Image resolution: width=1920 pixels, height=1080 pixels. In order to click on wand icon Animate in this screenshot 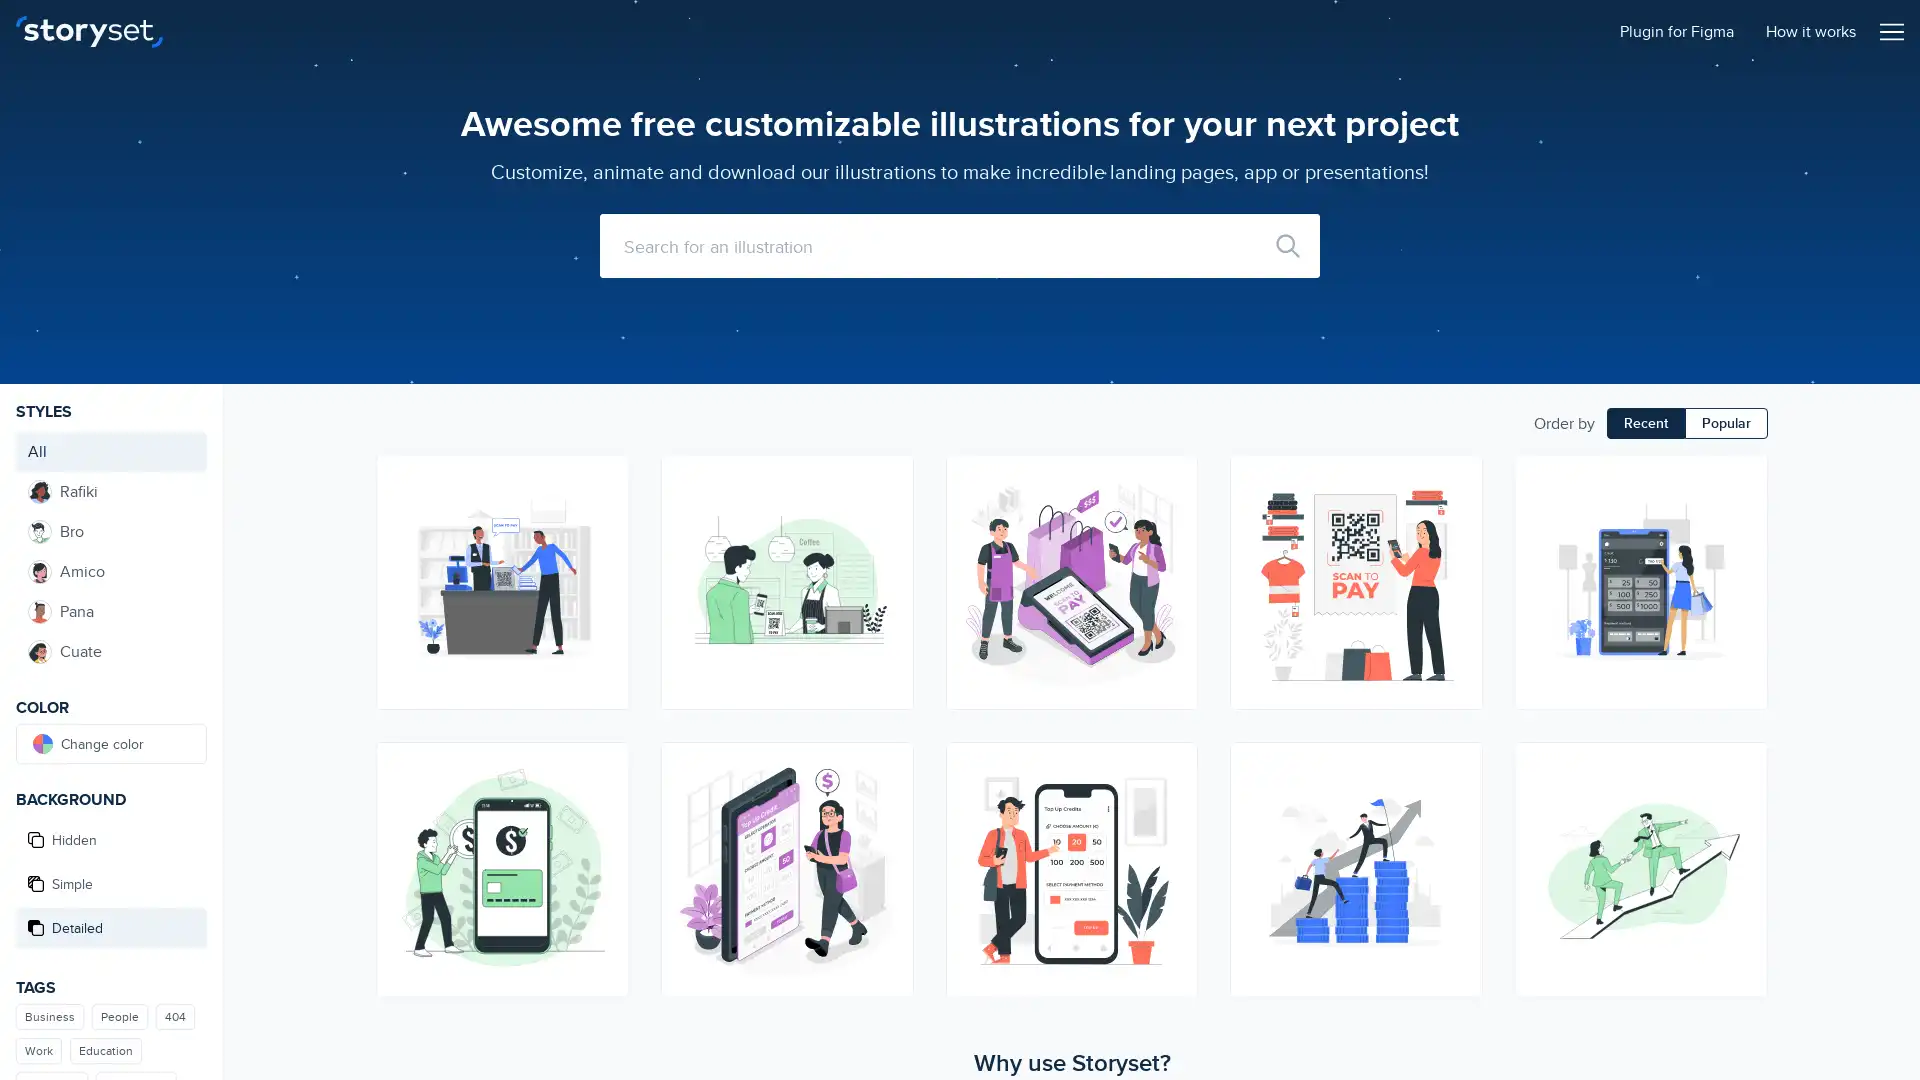, I will do `click(887, 479)`.